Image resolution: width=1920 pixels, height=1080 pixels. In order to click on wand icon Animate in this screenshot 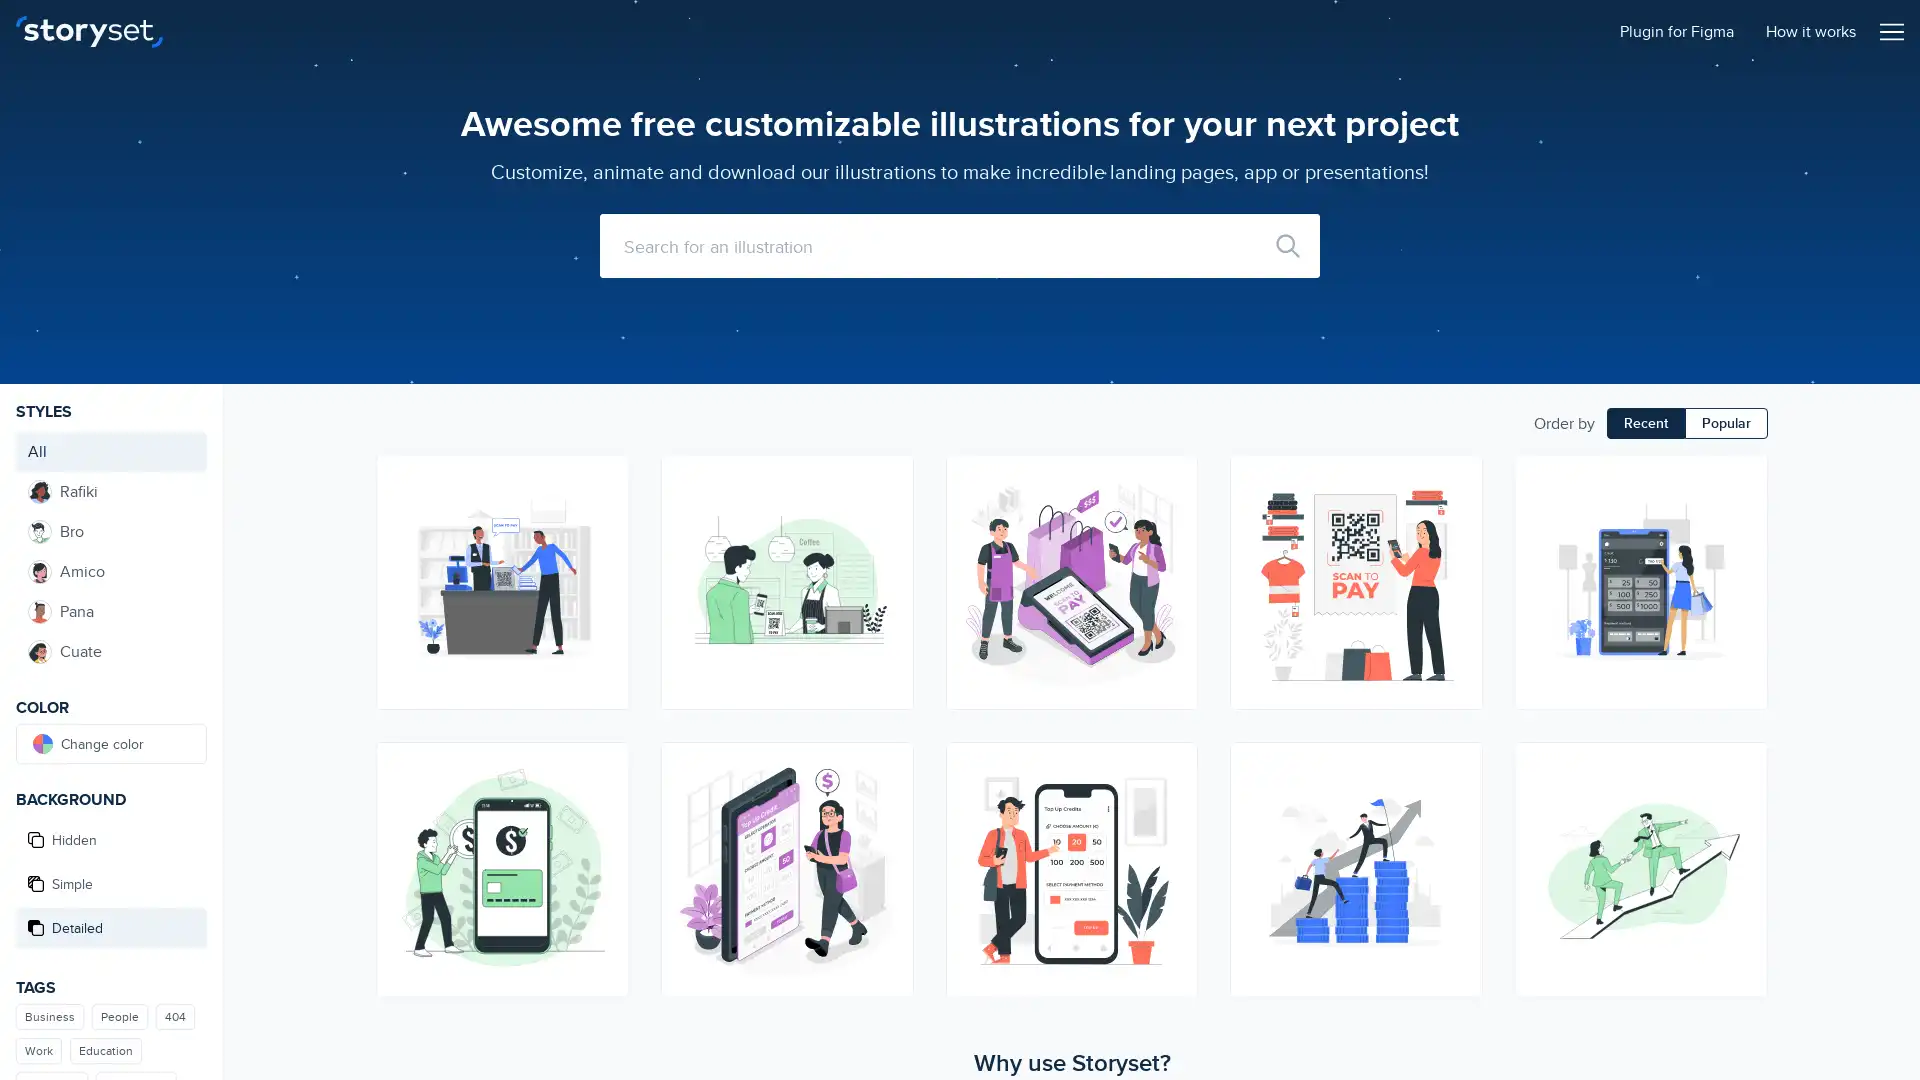, I will do `click(887, 479)`.